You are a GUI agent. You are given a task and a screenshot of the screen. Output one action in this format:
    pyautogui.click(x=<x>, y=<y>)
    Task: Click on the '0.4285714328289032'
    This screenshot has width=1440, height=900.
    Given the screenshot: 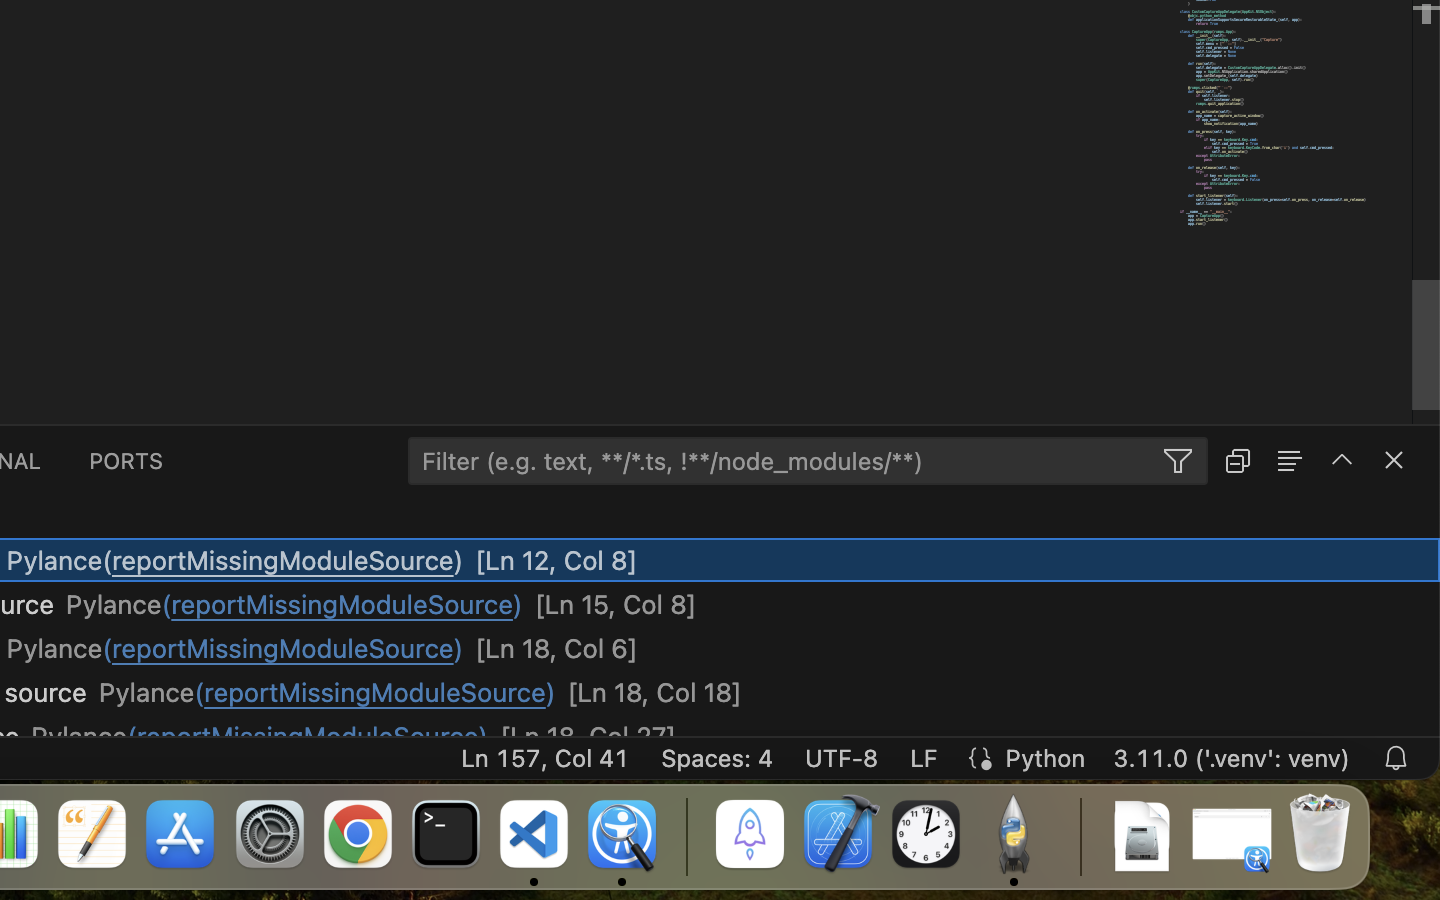 What is the action you would take?
    pyautogui.click(x=685, y=835)
    